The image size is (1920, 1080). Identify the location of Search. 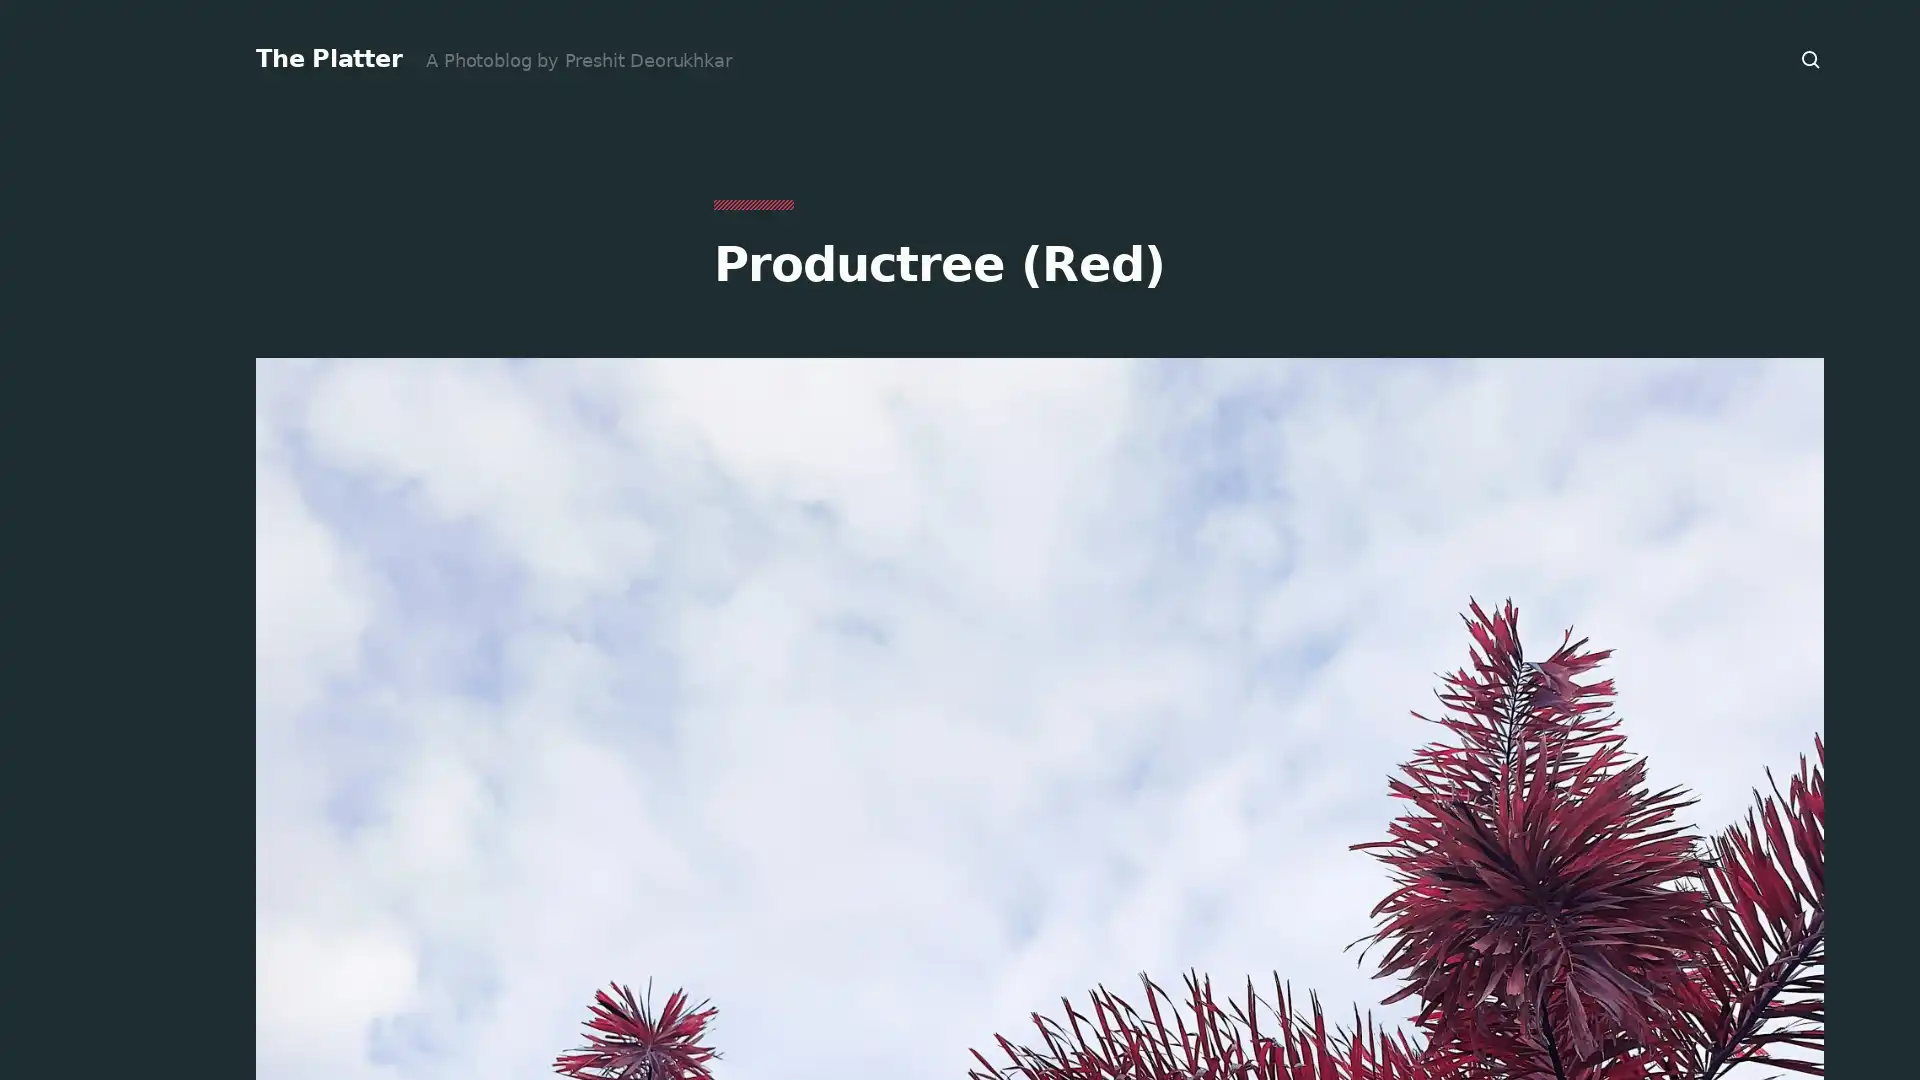
(1811, 59).